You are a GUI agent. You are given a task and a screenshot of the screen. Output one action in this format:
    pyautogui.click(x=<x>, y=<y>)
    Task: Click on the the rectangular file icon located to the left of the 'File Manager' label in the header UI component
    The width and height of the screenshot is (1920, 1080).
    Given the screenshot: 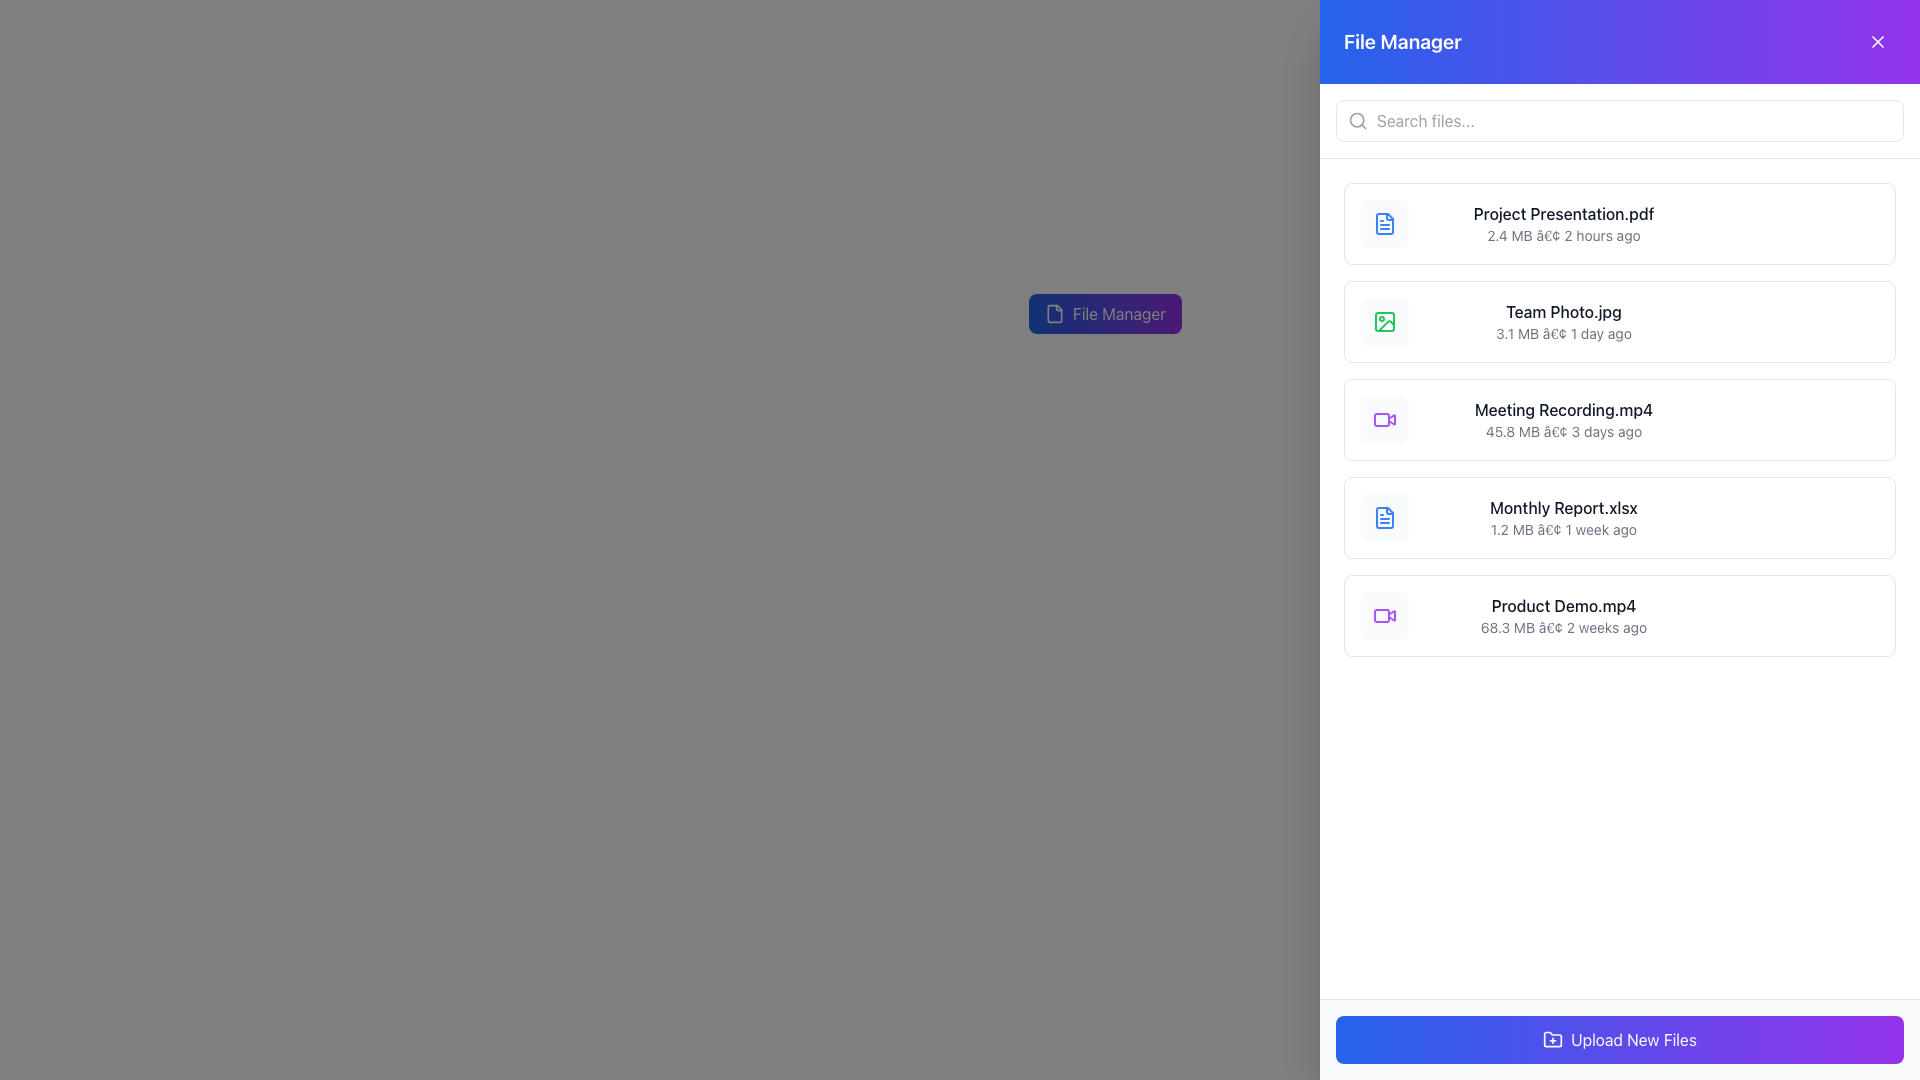 What is the action you would take?
    pyautogui.click(x=1054, y=313)
    